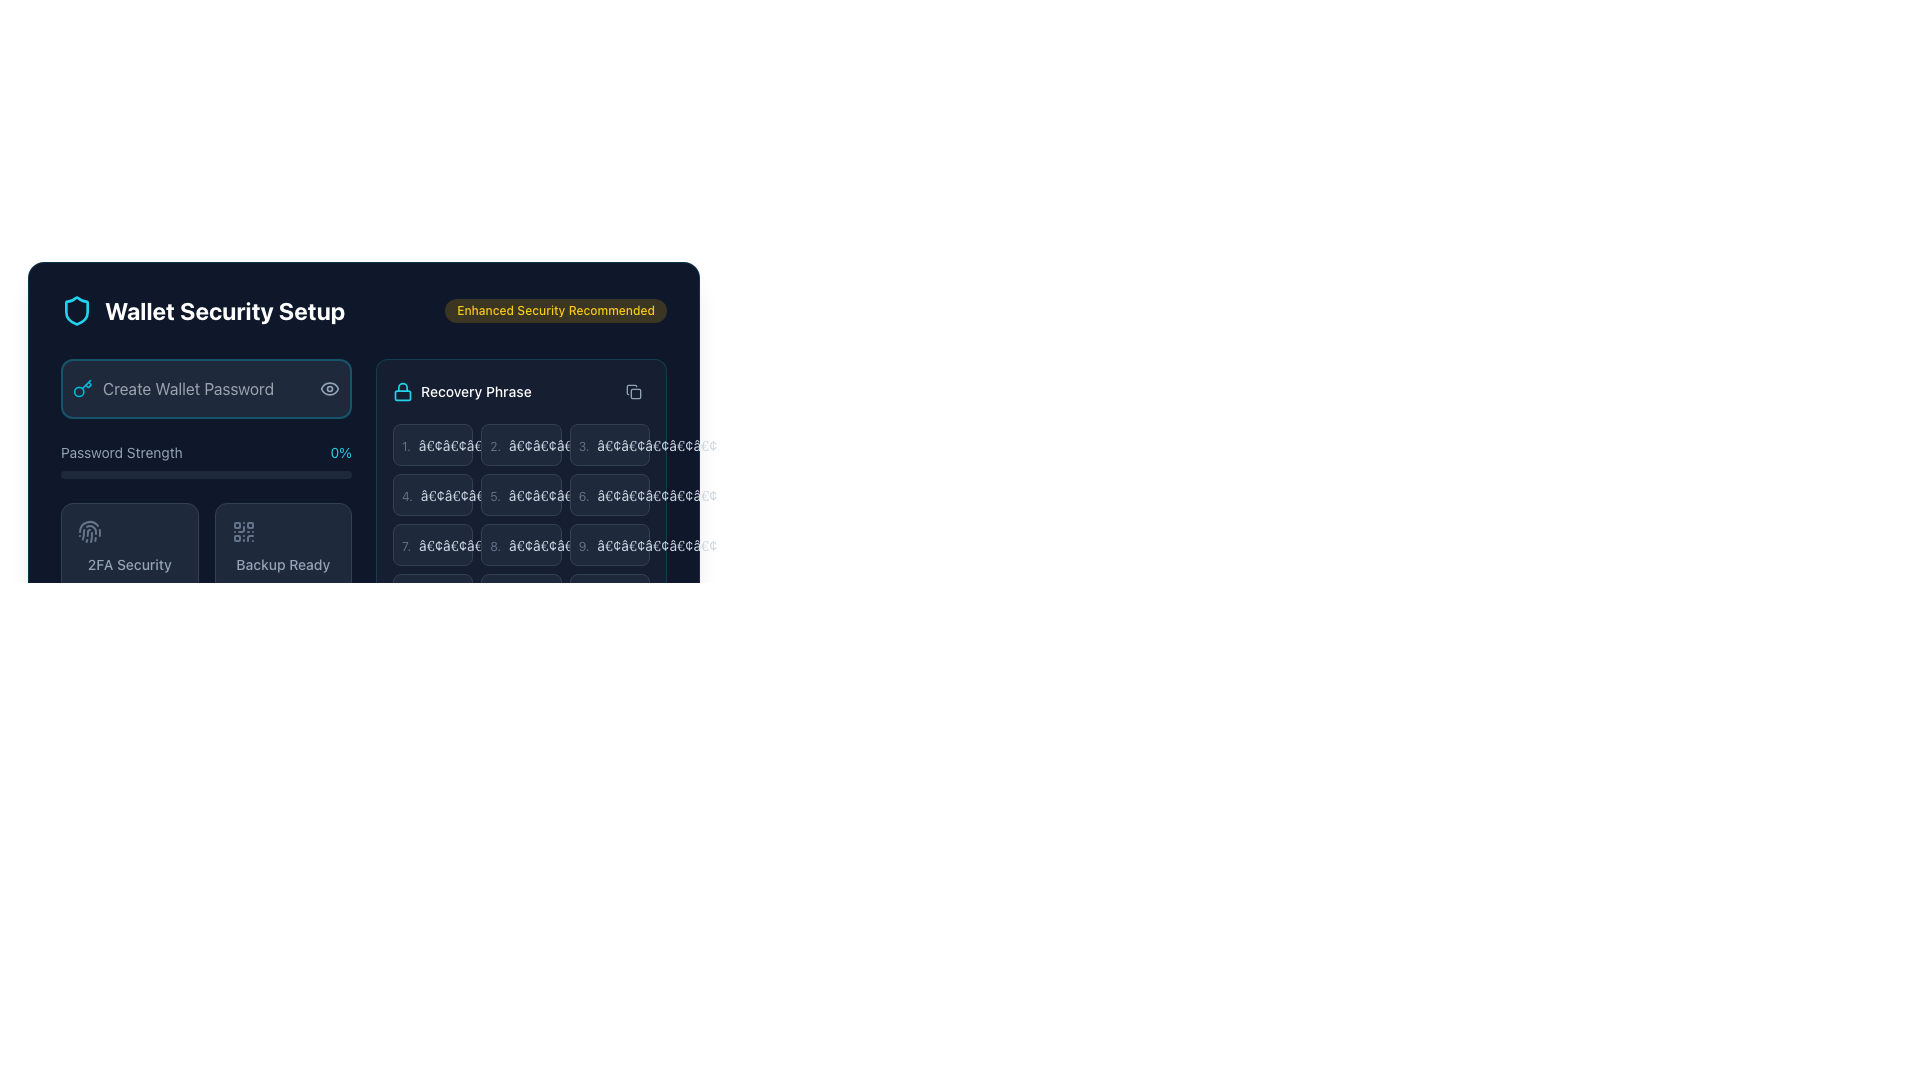  Describe the element at coordinates (632, 392) in the screenshot. I see `the icon button located in the upper-right area of the 'Recovery Phrase' section, which represents a copy action` at that location.